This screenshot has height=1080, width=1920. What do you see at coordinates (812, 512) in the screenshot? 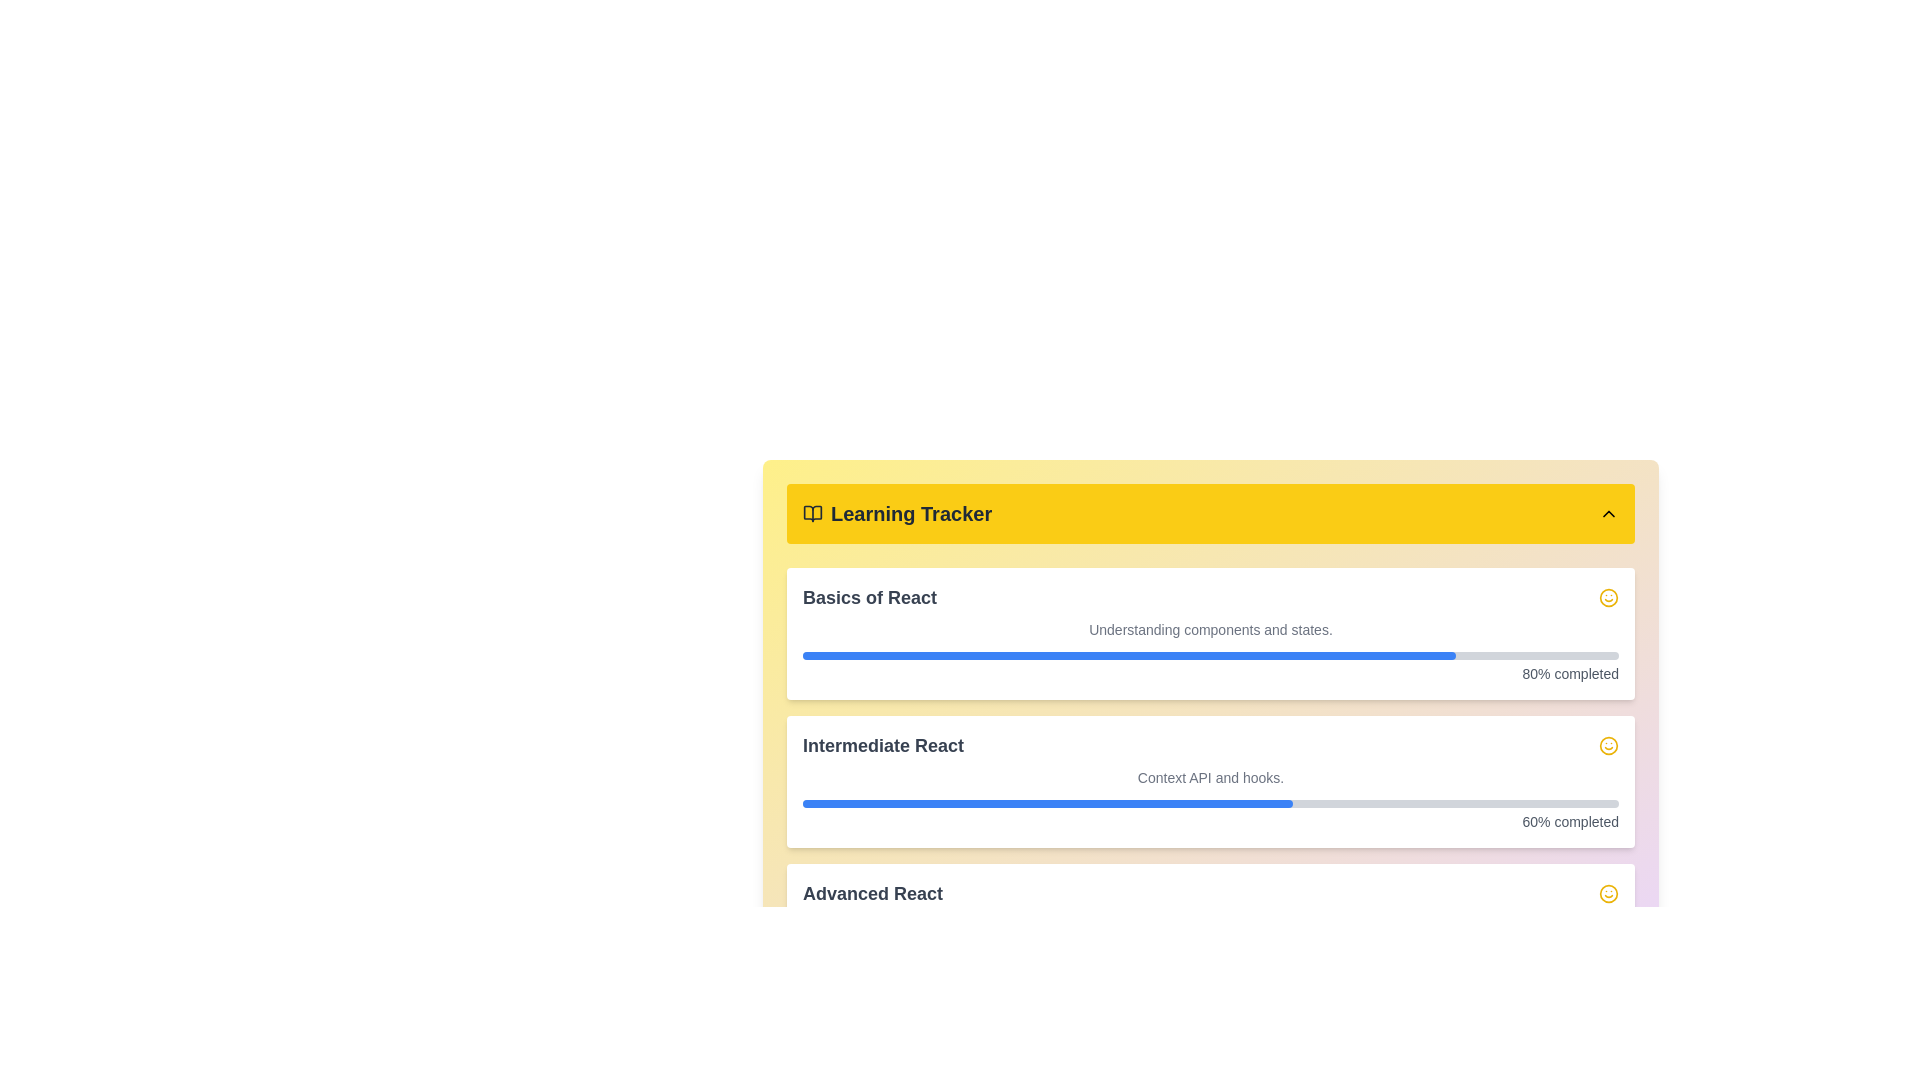
I see `the graphical representation of the educational module icon located within the yellow header section labeled 'Learning Tracker', positioned towards the top-left` at bounding box center [812, 512].